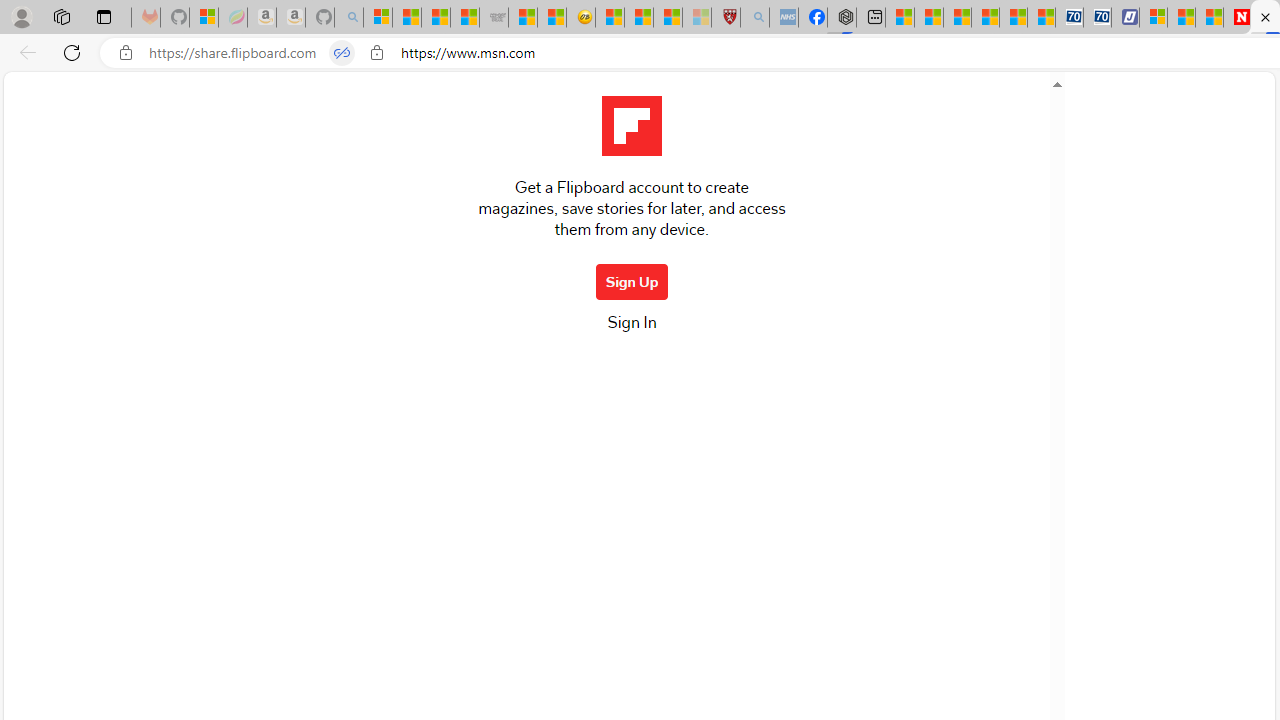 This screenshot has height=720, width=1280. What do you see at coordinates (696, 17) in the screenshot?
I see `'12 Popular Science Lies that Must be Corrected - Sleeping'` at bounding box center [696, 17].